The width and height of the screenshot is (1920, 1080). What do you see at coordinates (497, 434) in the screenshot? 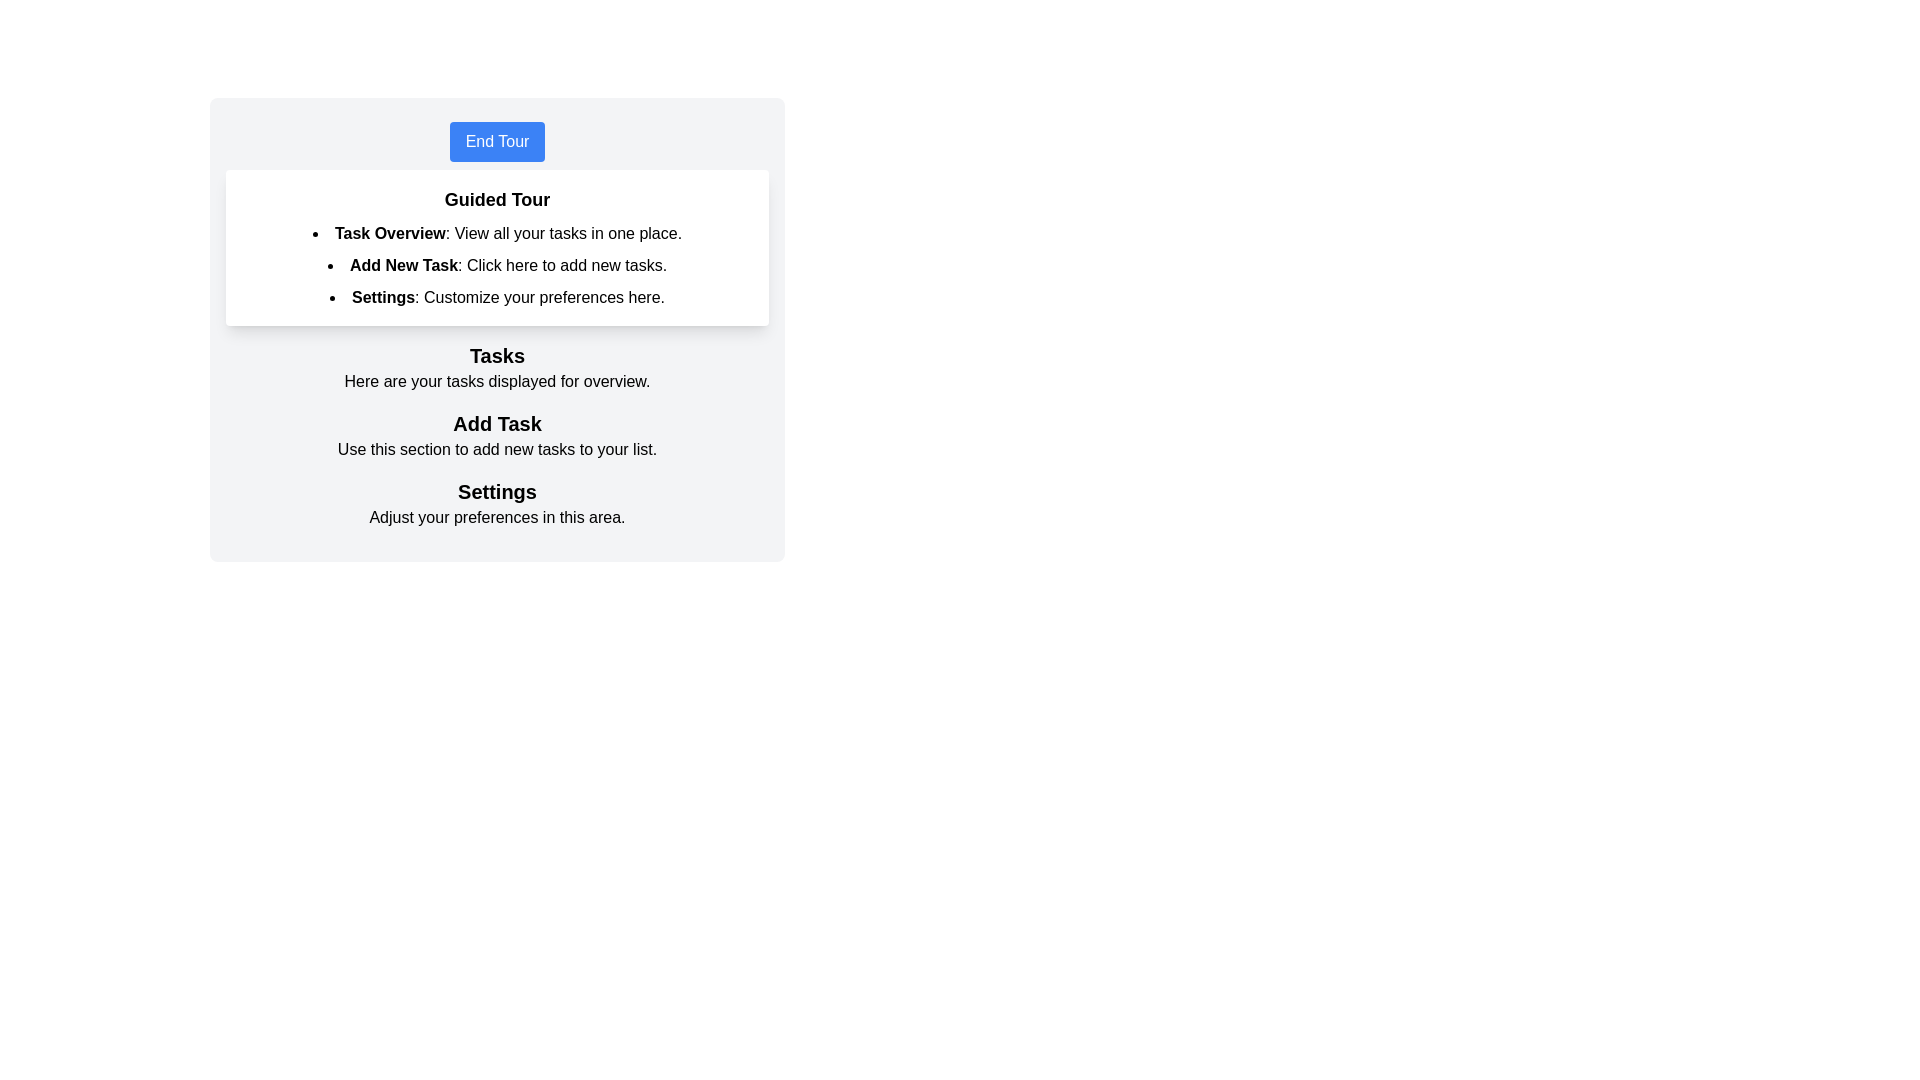
I see `the textual label containing the bold header 'Add Task' and the descriptive paragraph 'Use this section to add new tasks to your list.'` at bounding box center [497, 434].